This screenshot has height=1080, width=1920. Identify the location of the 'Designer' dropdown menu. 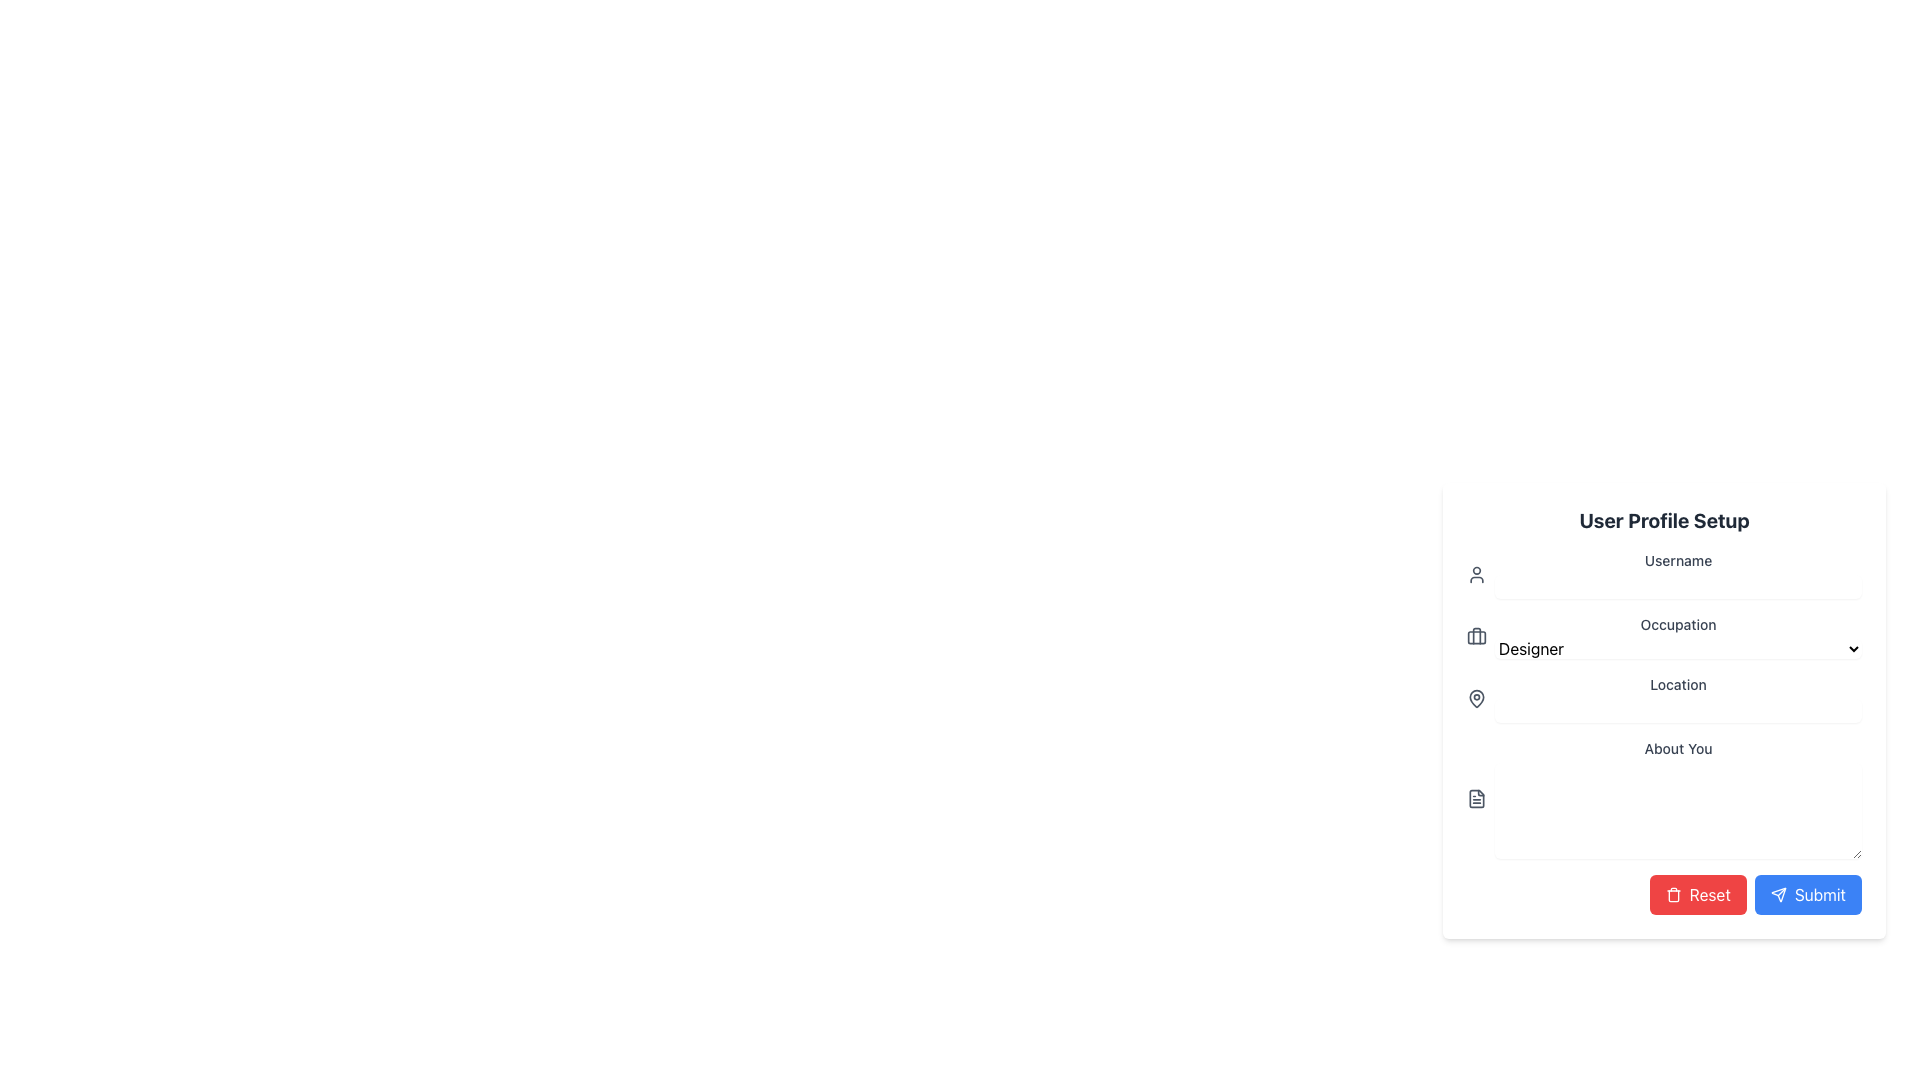
(1678, 648).